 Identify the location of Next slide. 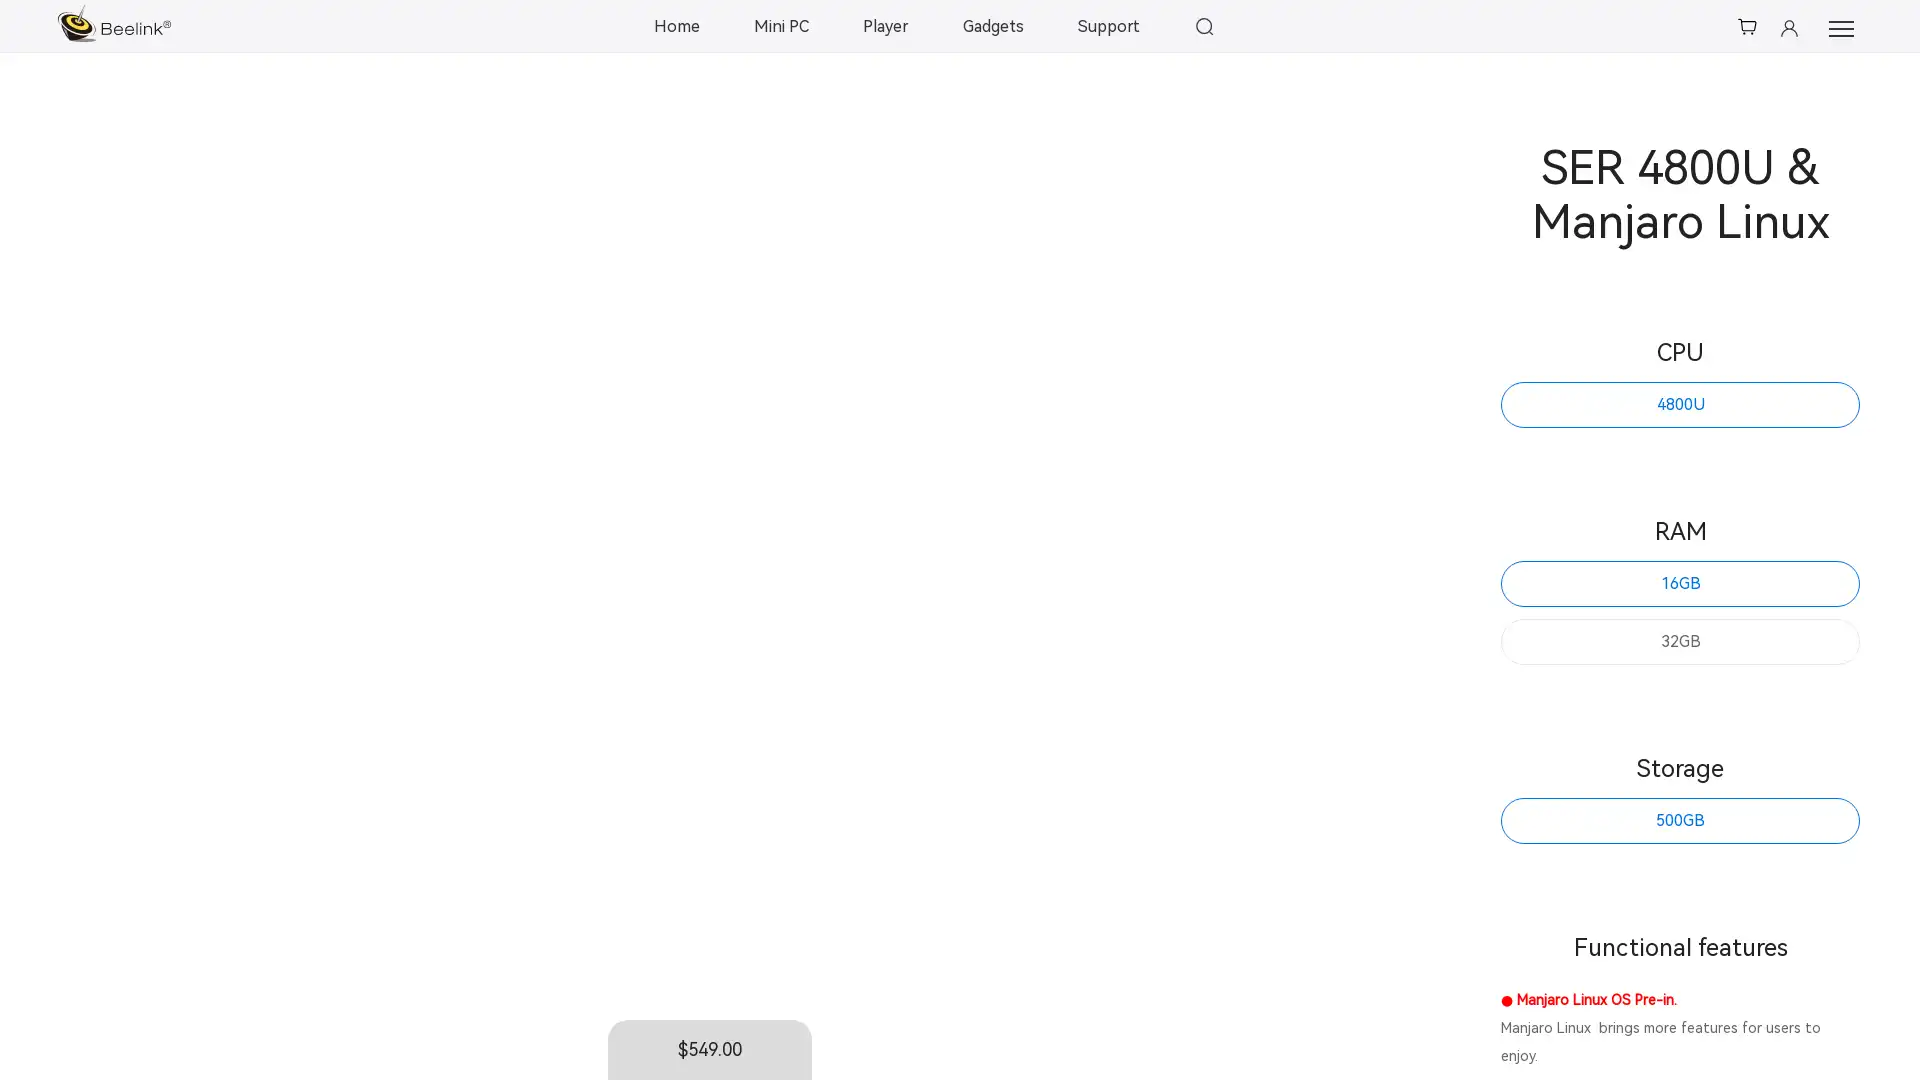
(1337, 589).